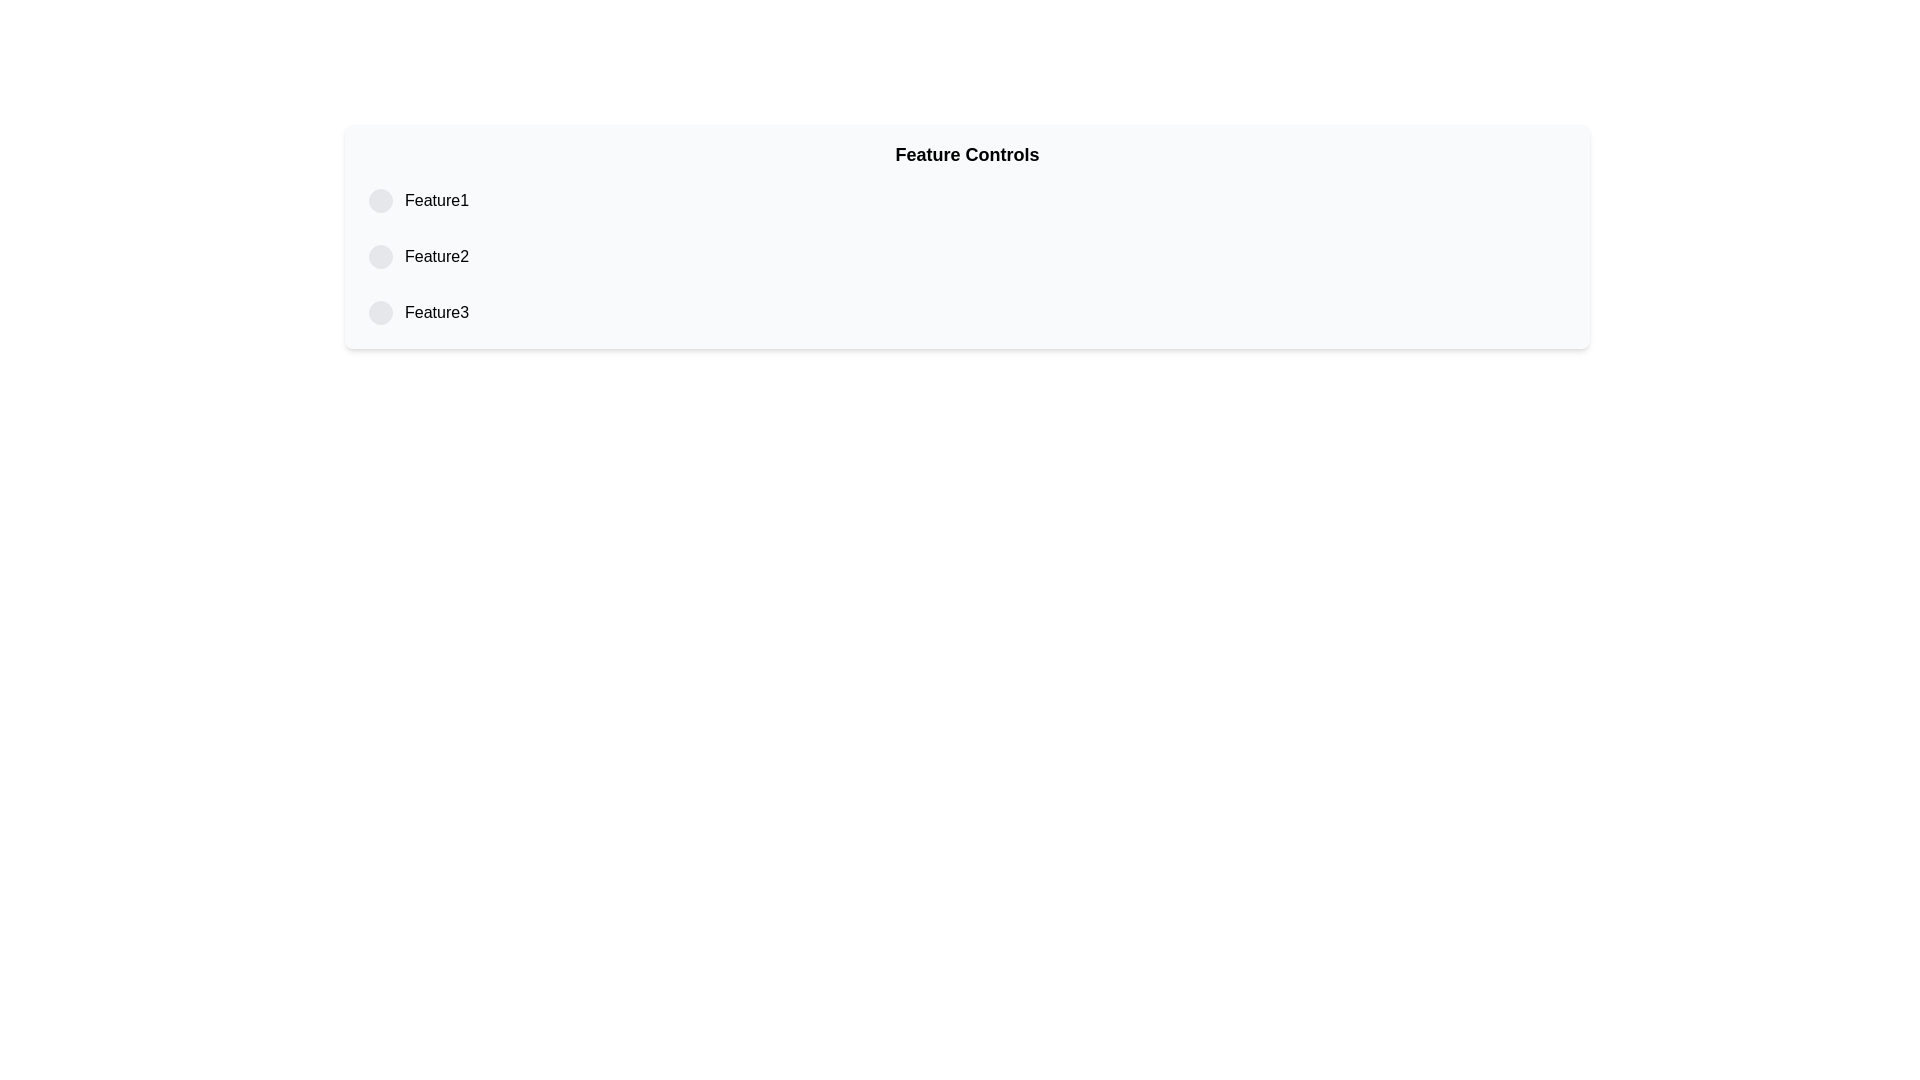 The width and height of the screenshot is (1920, 1080). What do you see at coordinates (380, 312) in the screenshot?
I see `the radio button for 'Feature3'` at bounding box center [380, 312].